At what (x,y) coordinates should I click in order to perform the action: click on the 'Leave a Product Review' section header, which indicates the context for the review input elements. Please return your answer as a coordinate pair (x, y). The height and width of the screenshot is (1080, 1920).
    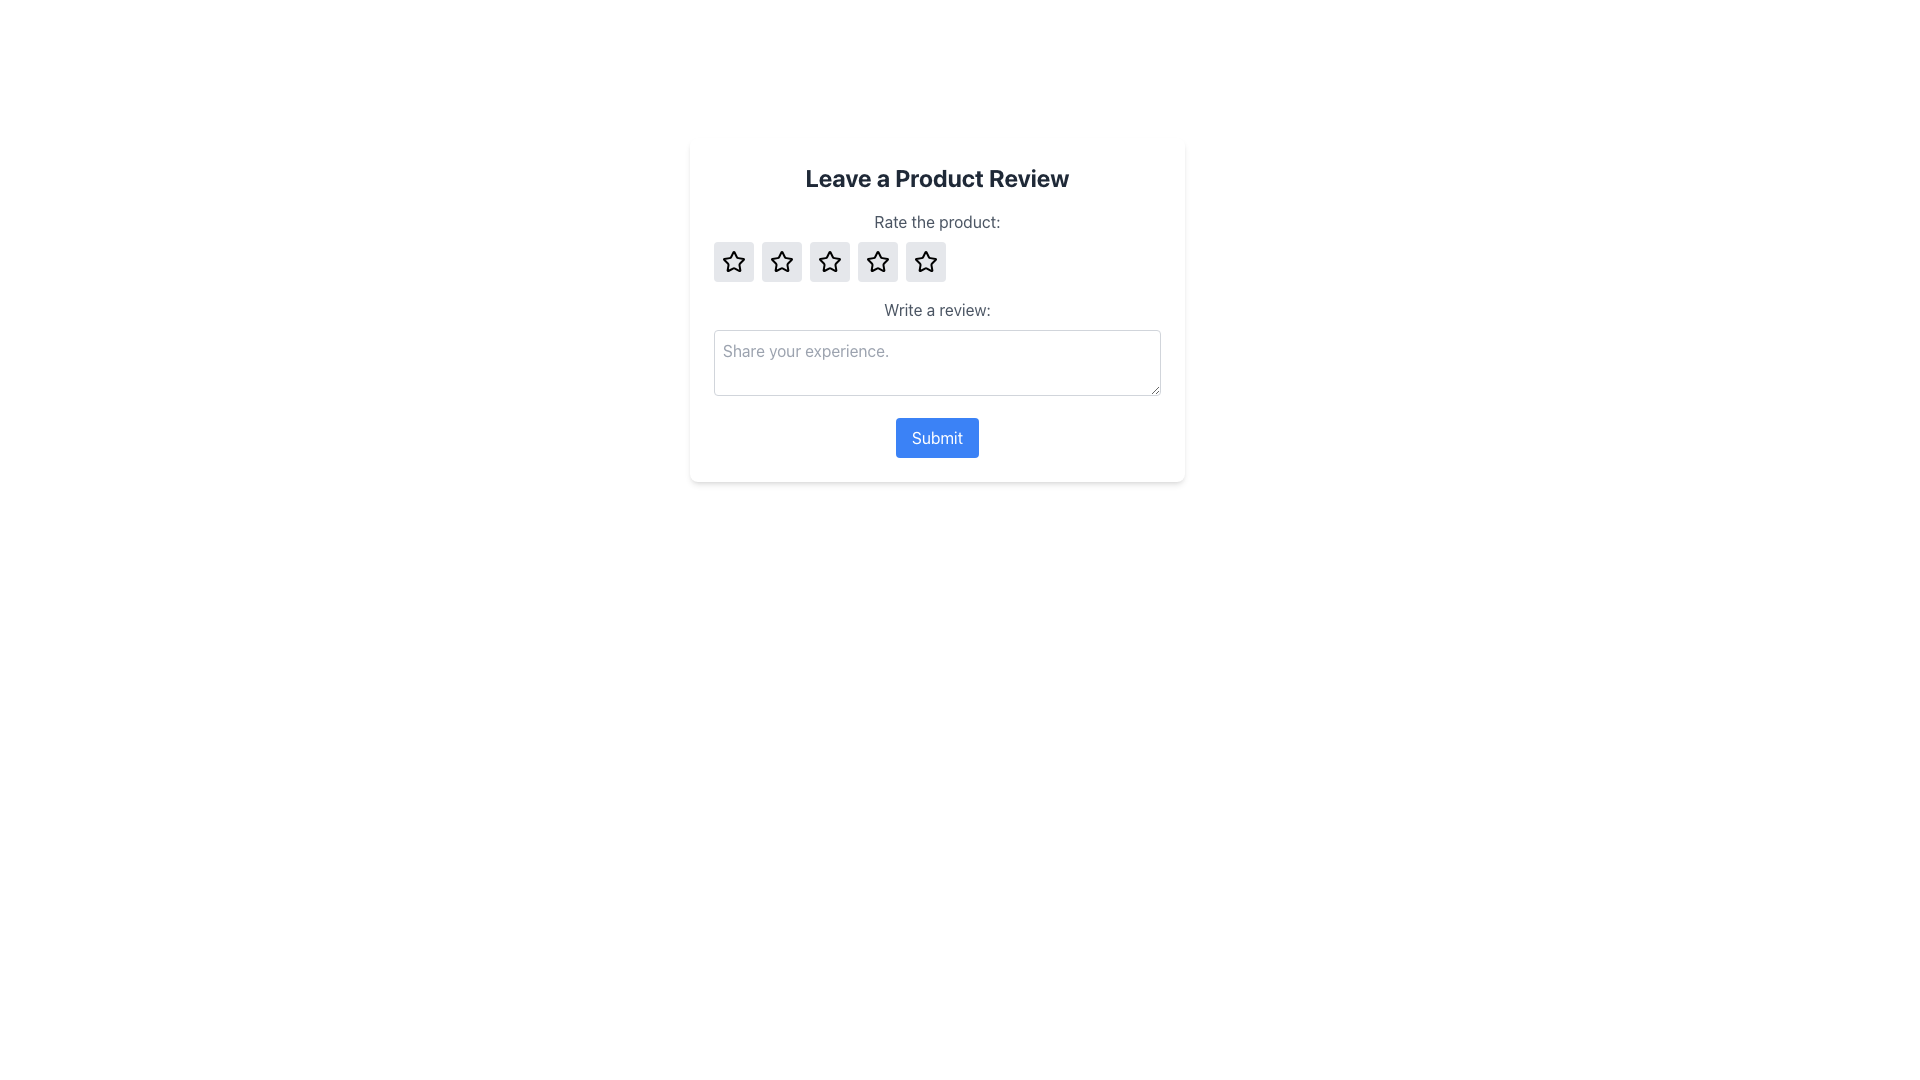
    Looking at the image, I should click on (936, 176).